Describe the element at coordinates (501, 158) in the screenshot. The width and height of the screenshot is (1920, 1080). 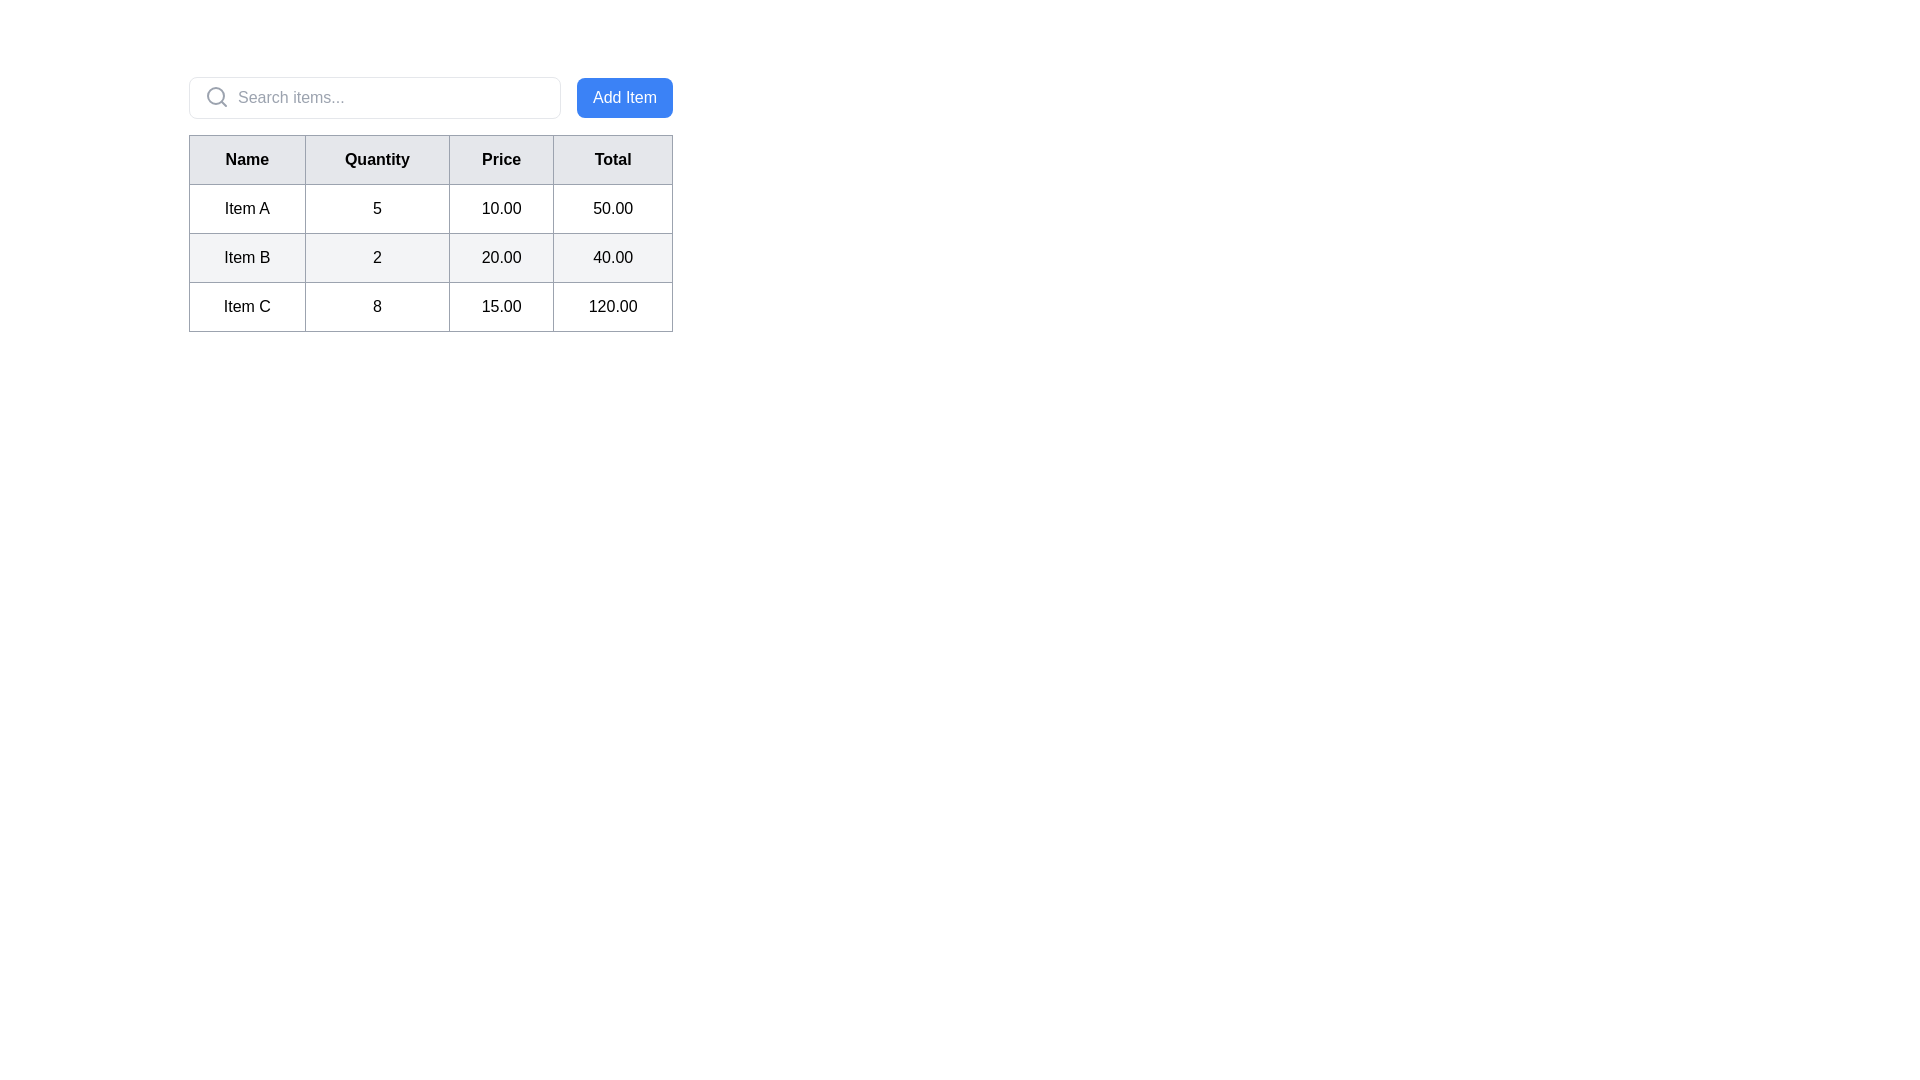
I see `text displayed in the Table Header Cell that serves as the header for the pricing information column, located in the header row of the table, between the 'Quantity' and 'Total' headers` at that location.